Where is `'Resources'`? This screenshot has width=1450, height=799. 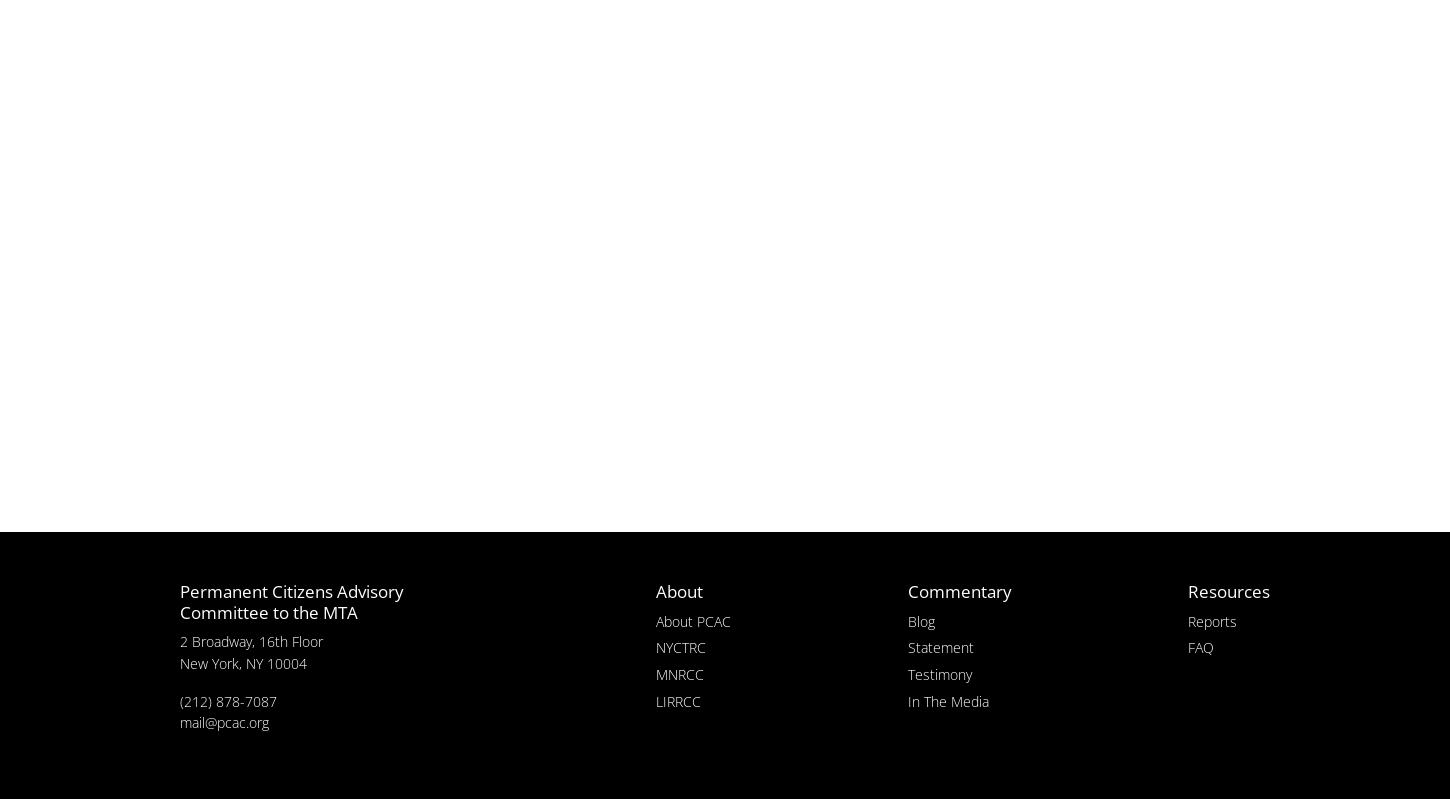 'Resources' is located at coordinates (1228, 590).